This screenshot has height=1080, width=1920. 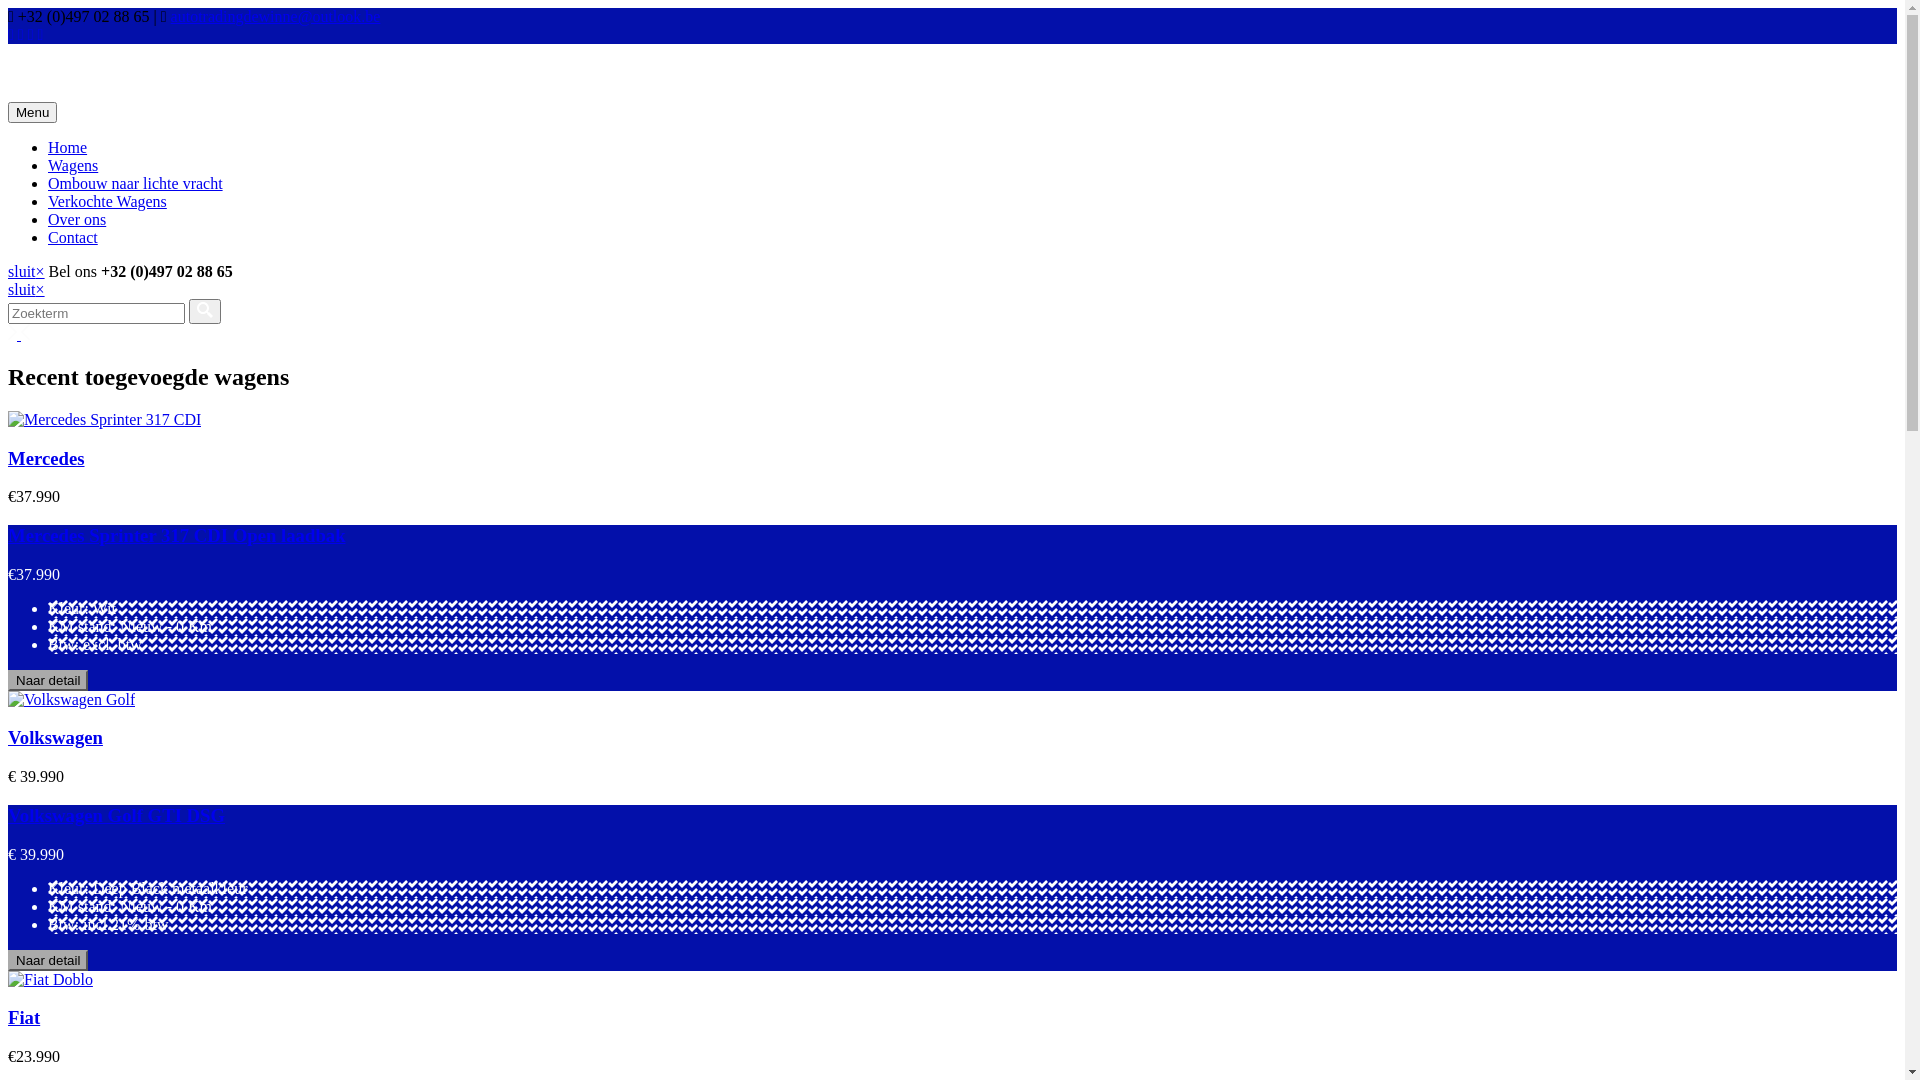 I want to click on ' Mercedes   Sprinter 317 CDI', so click(x=103, y=418).